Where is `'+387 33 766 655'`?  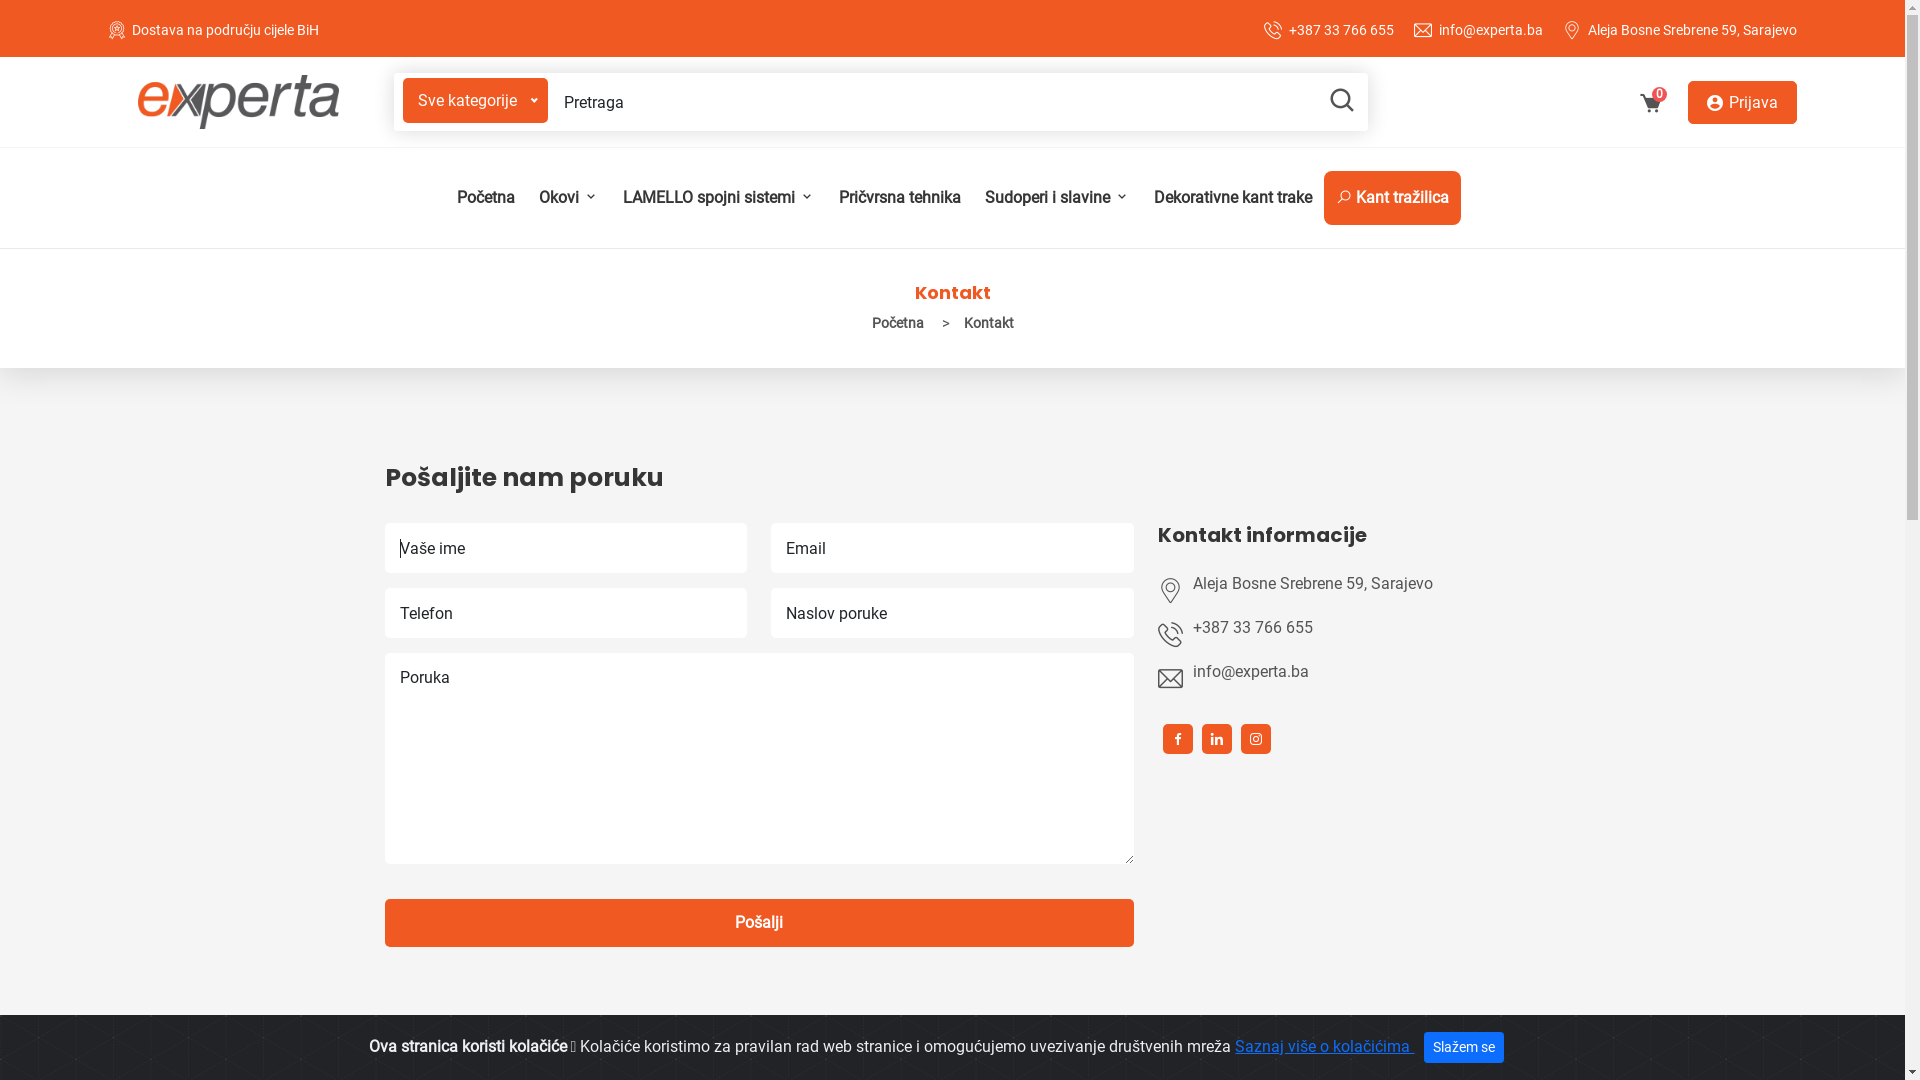
'+387 33 766 655' is located at coordinates (1289, 30).